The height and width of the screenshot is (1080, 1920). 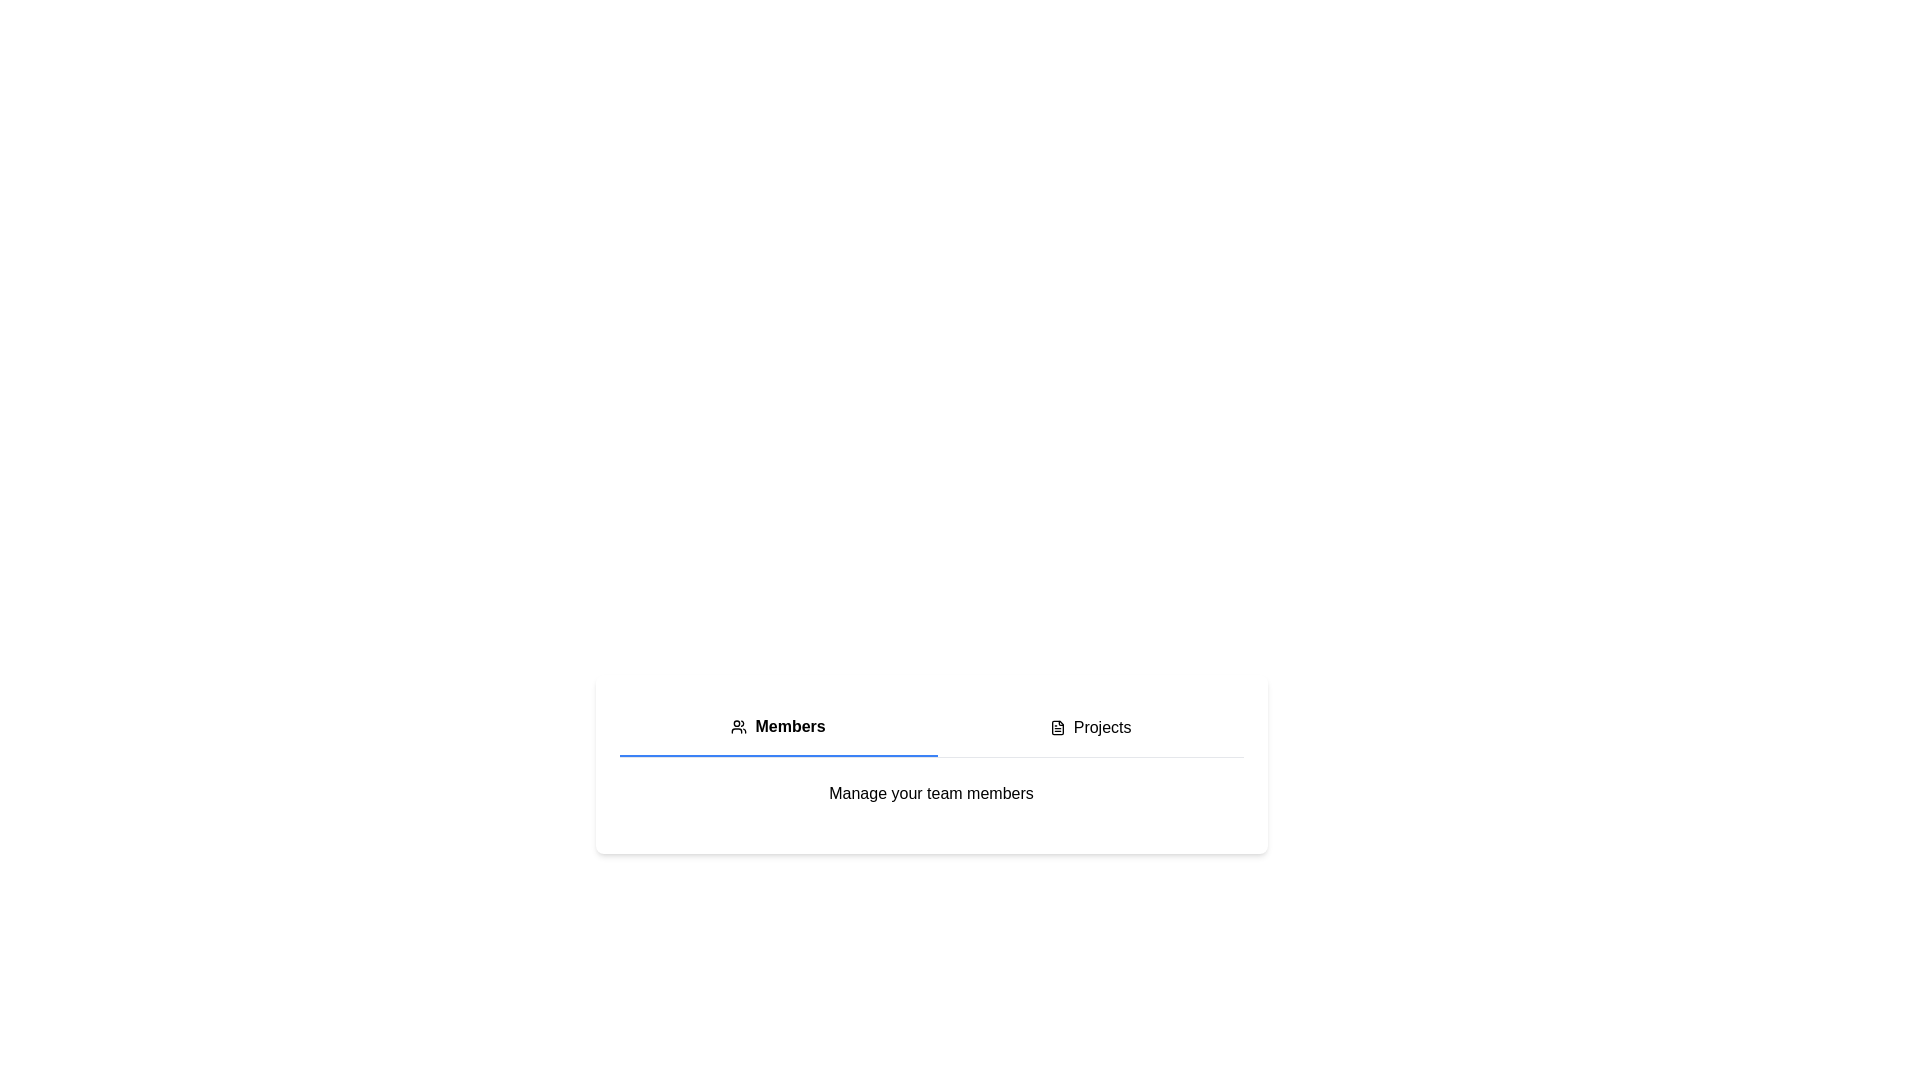 What do you see at coordinates (1056, 728) in the screenshot?
I see `the document icon located in the horizontal menu area, positioned directly to the left of the 'Projects' text` at bounding box center [1056, 728].